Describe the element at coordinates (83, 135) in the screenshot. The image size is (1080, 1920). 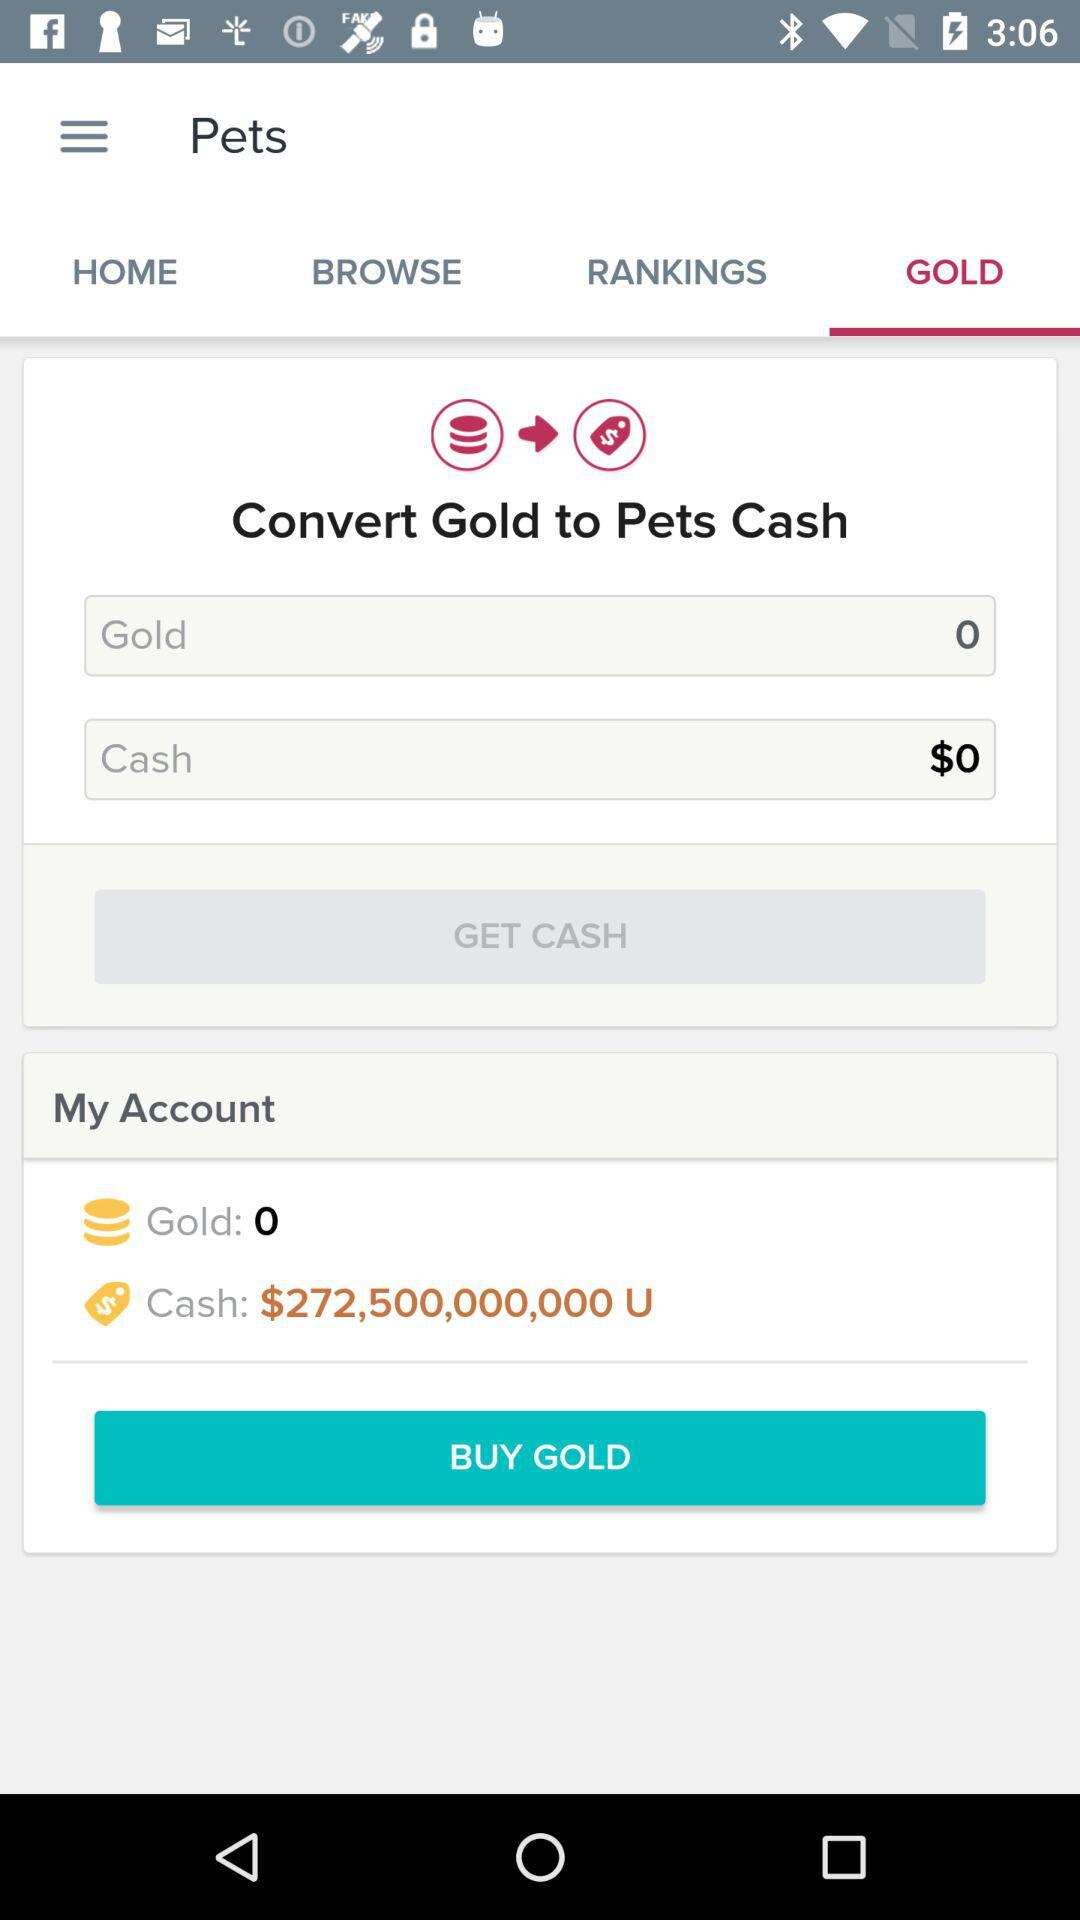
I see `the item above home icon` at that location.